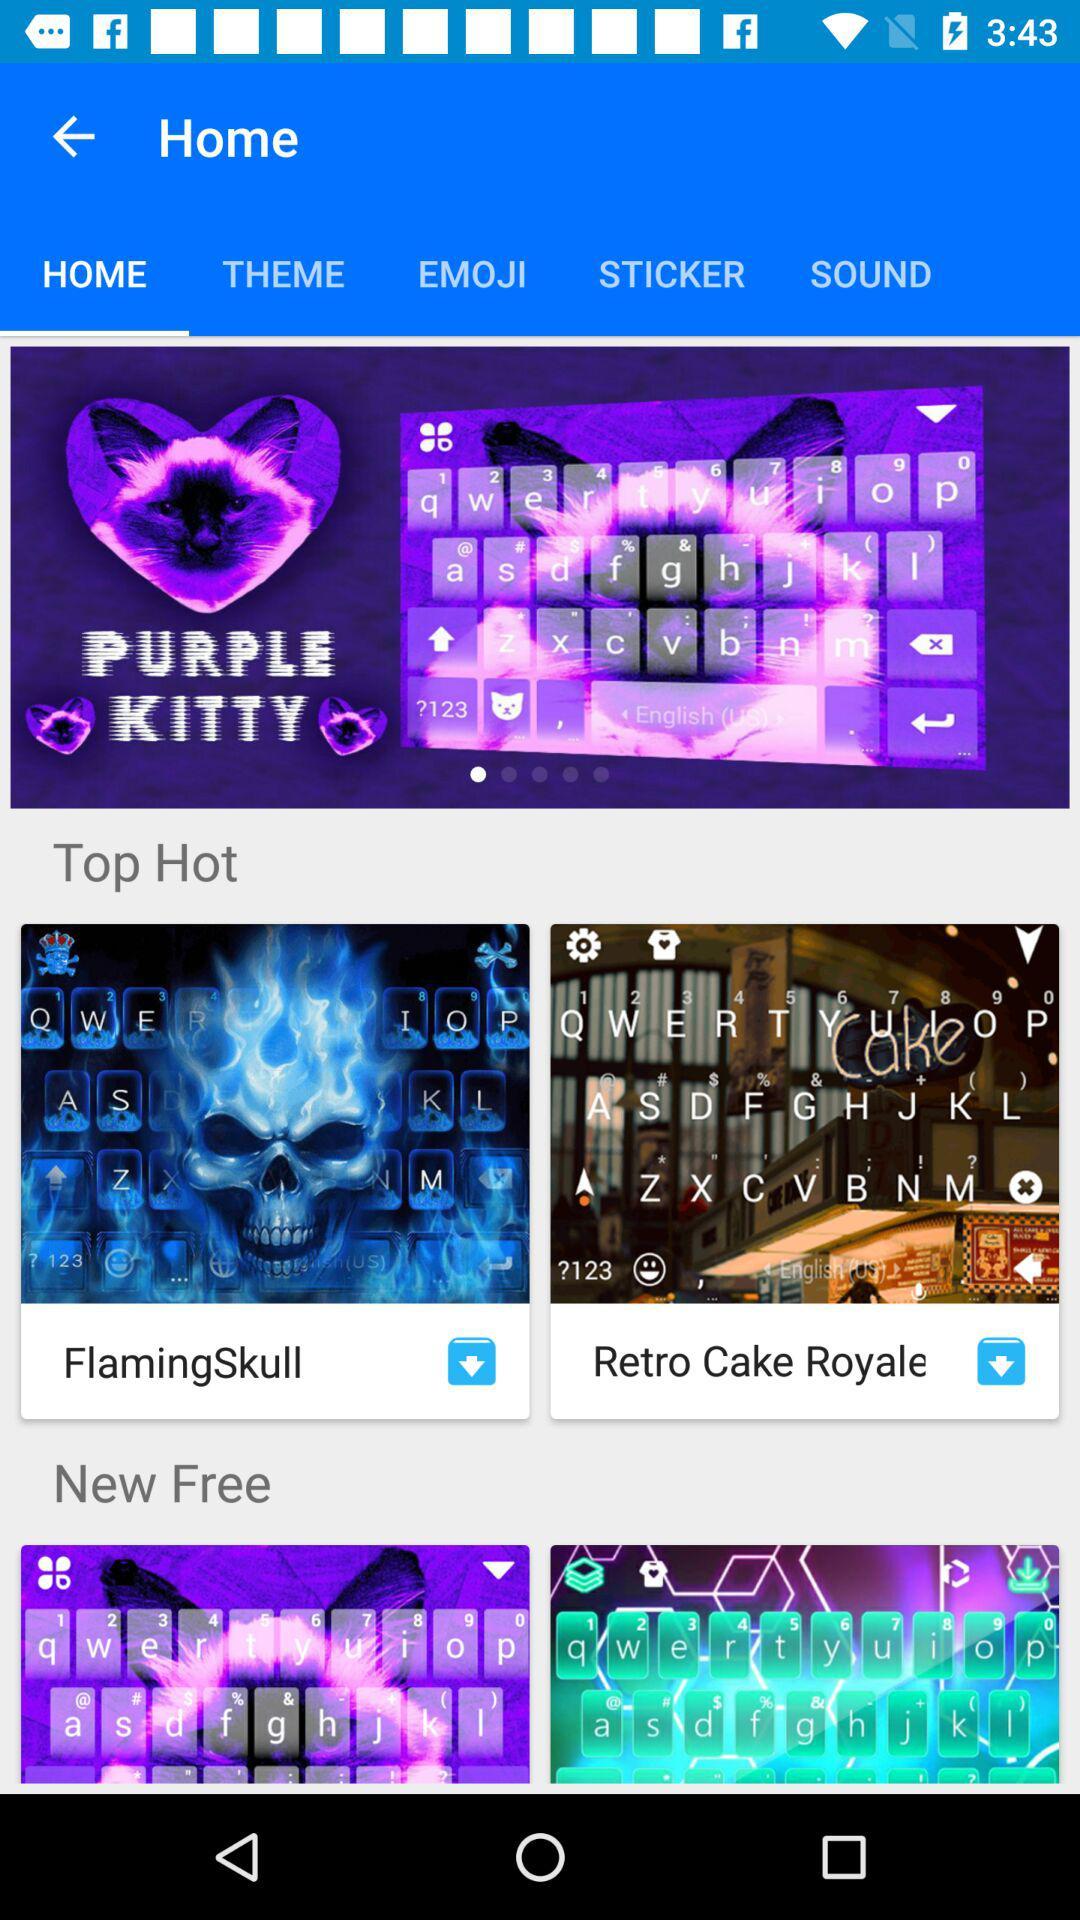  What do you see at coordinates (540, 576) in the screenshot?
I see `the item below the home icon` at bounding box center [540, 576].